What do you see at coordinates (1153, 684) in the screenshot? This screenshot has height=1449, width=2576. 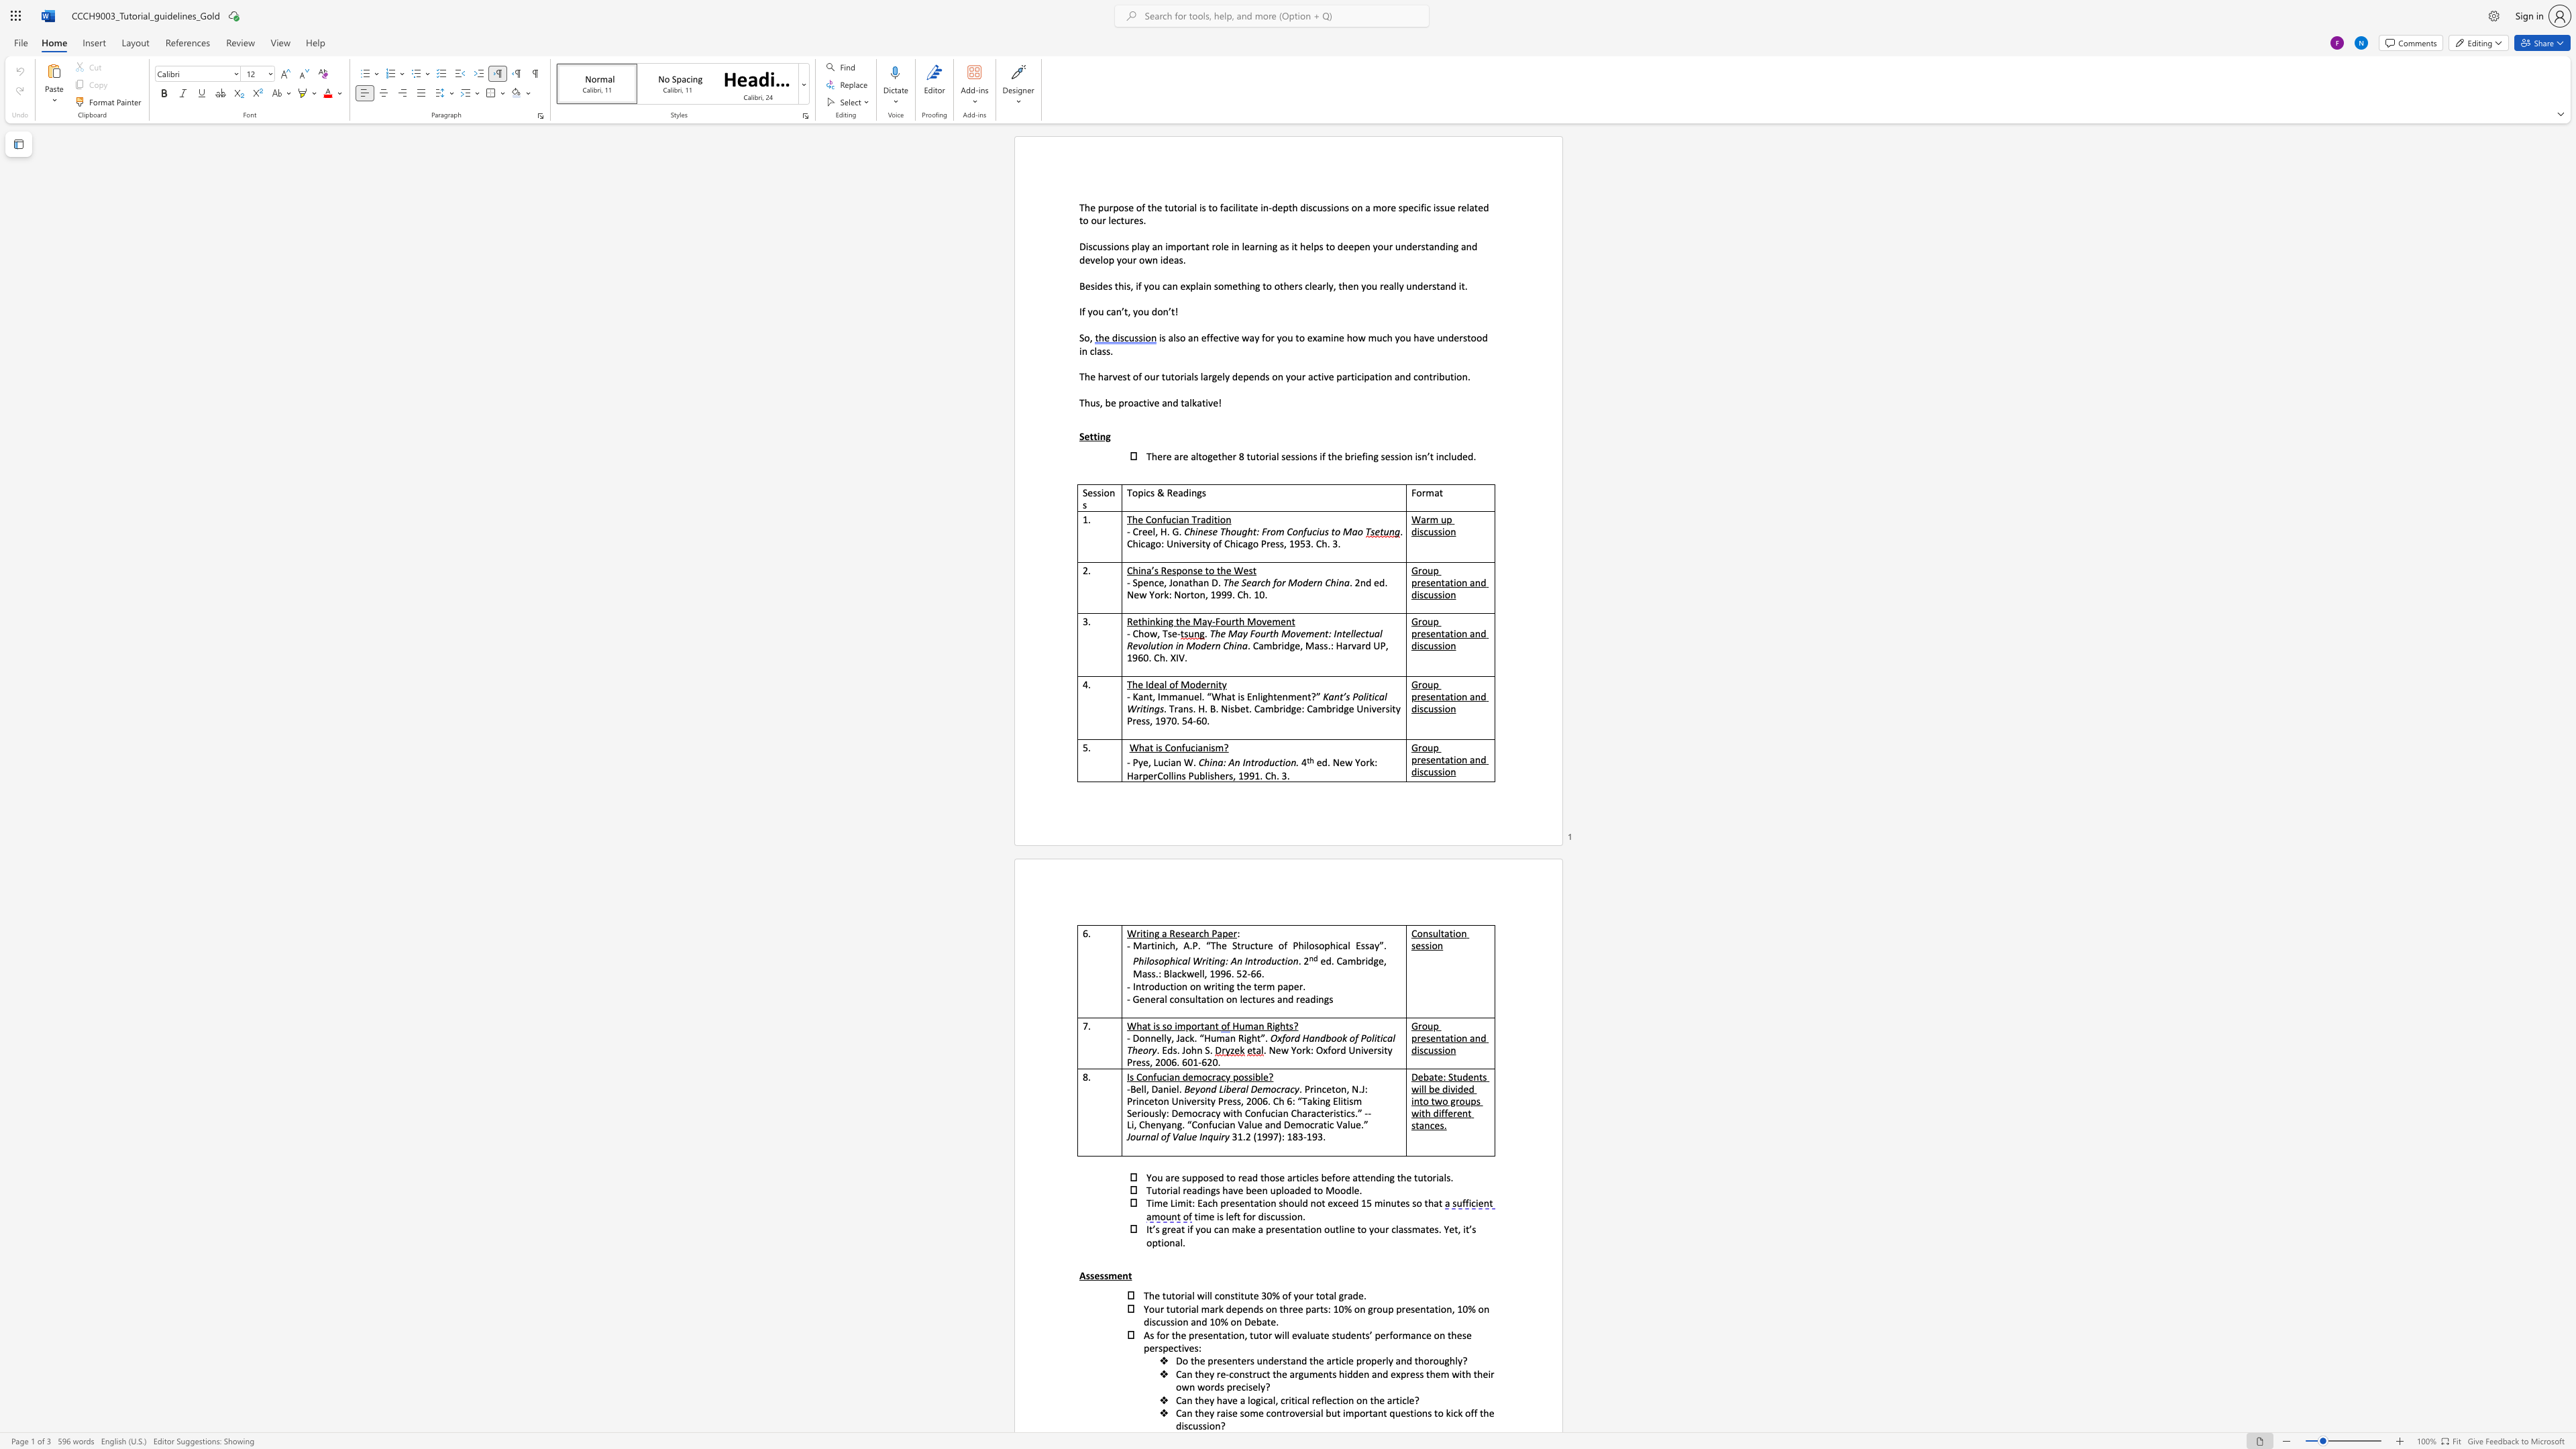 I see `the subset text "eal of" within the text "The Ideal of Modernity"` at bounding box center [1153, 684].